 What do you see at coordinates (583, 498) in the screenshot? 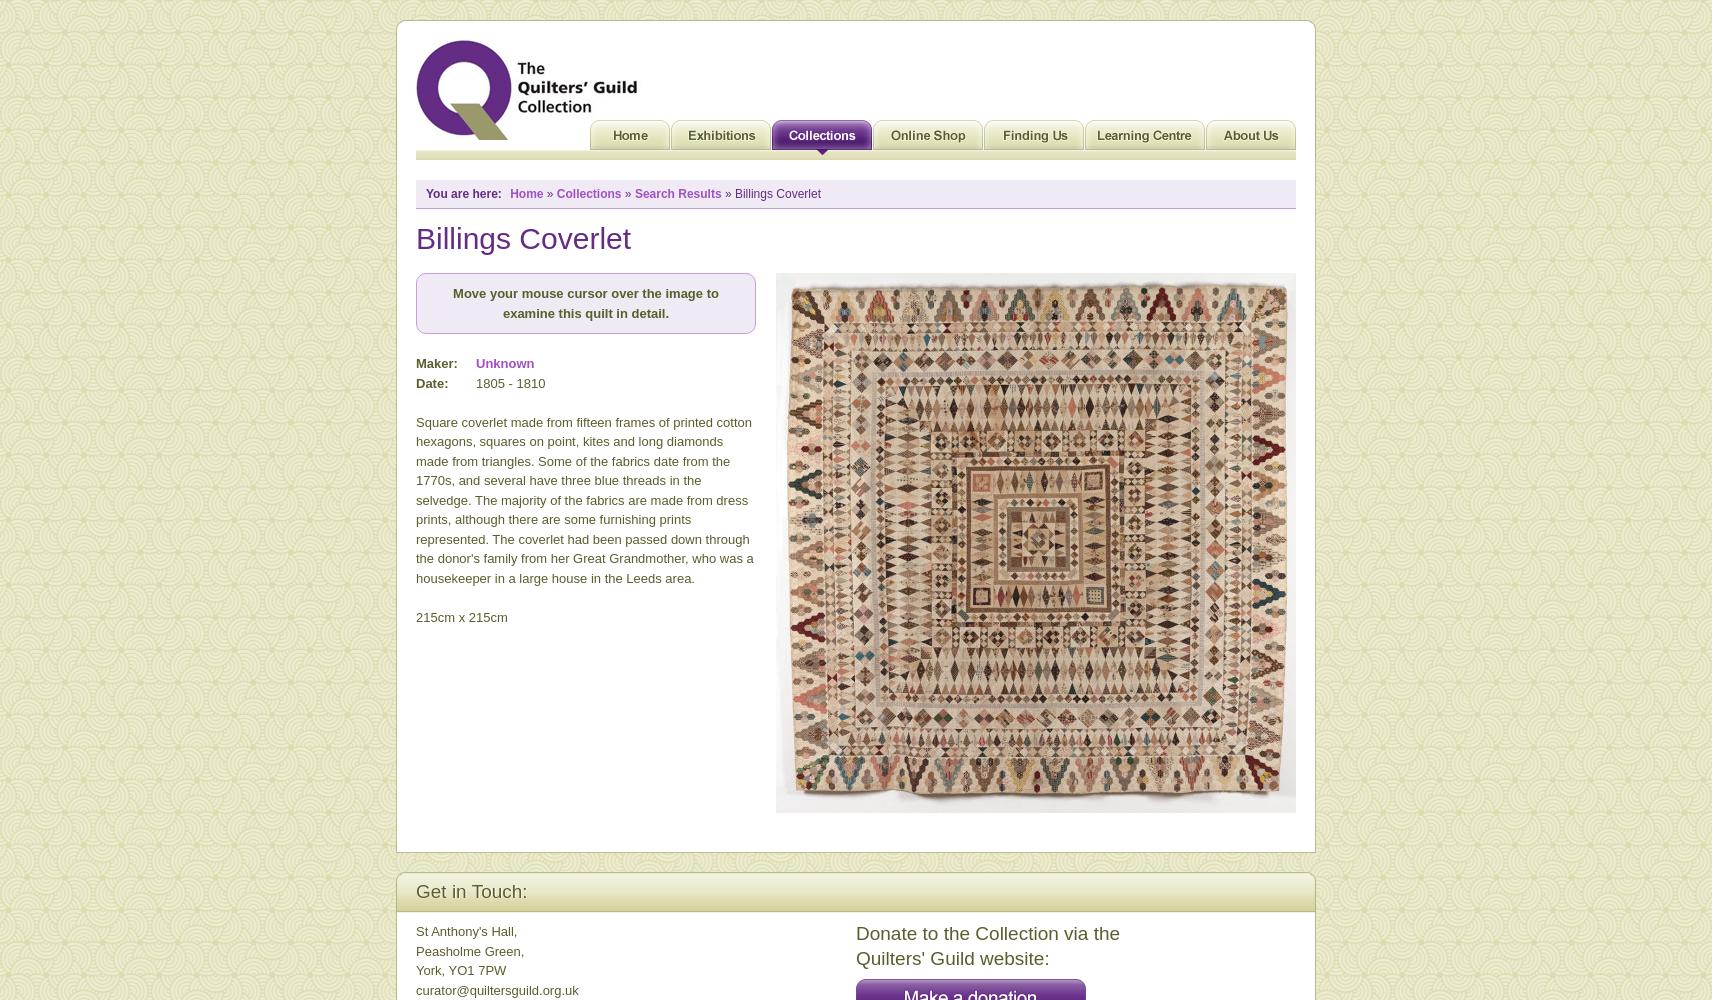
I see `'Square coverlet made from fifteen frames of printed cotton hexagons, squares on point, kites and long diamonds made from triangles. Some of the fabrics date from the 1770s, and several have three blue threads in the selvedge. The majority of the fabrics are made from dress prints, although there are some furnishing prints represented. The coverlet had been passed down through the donor's family from her Great Grandmother, who was a housekeeper in a large house in the Leeds area.'` at bounding box center [583, 498].